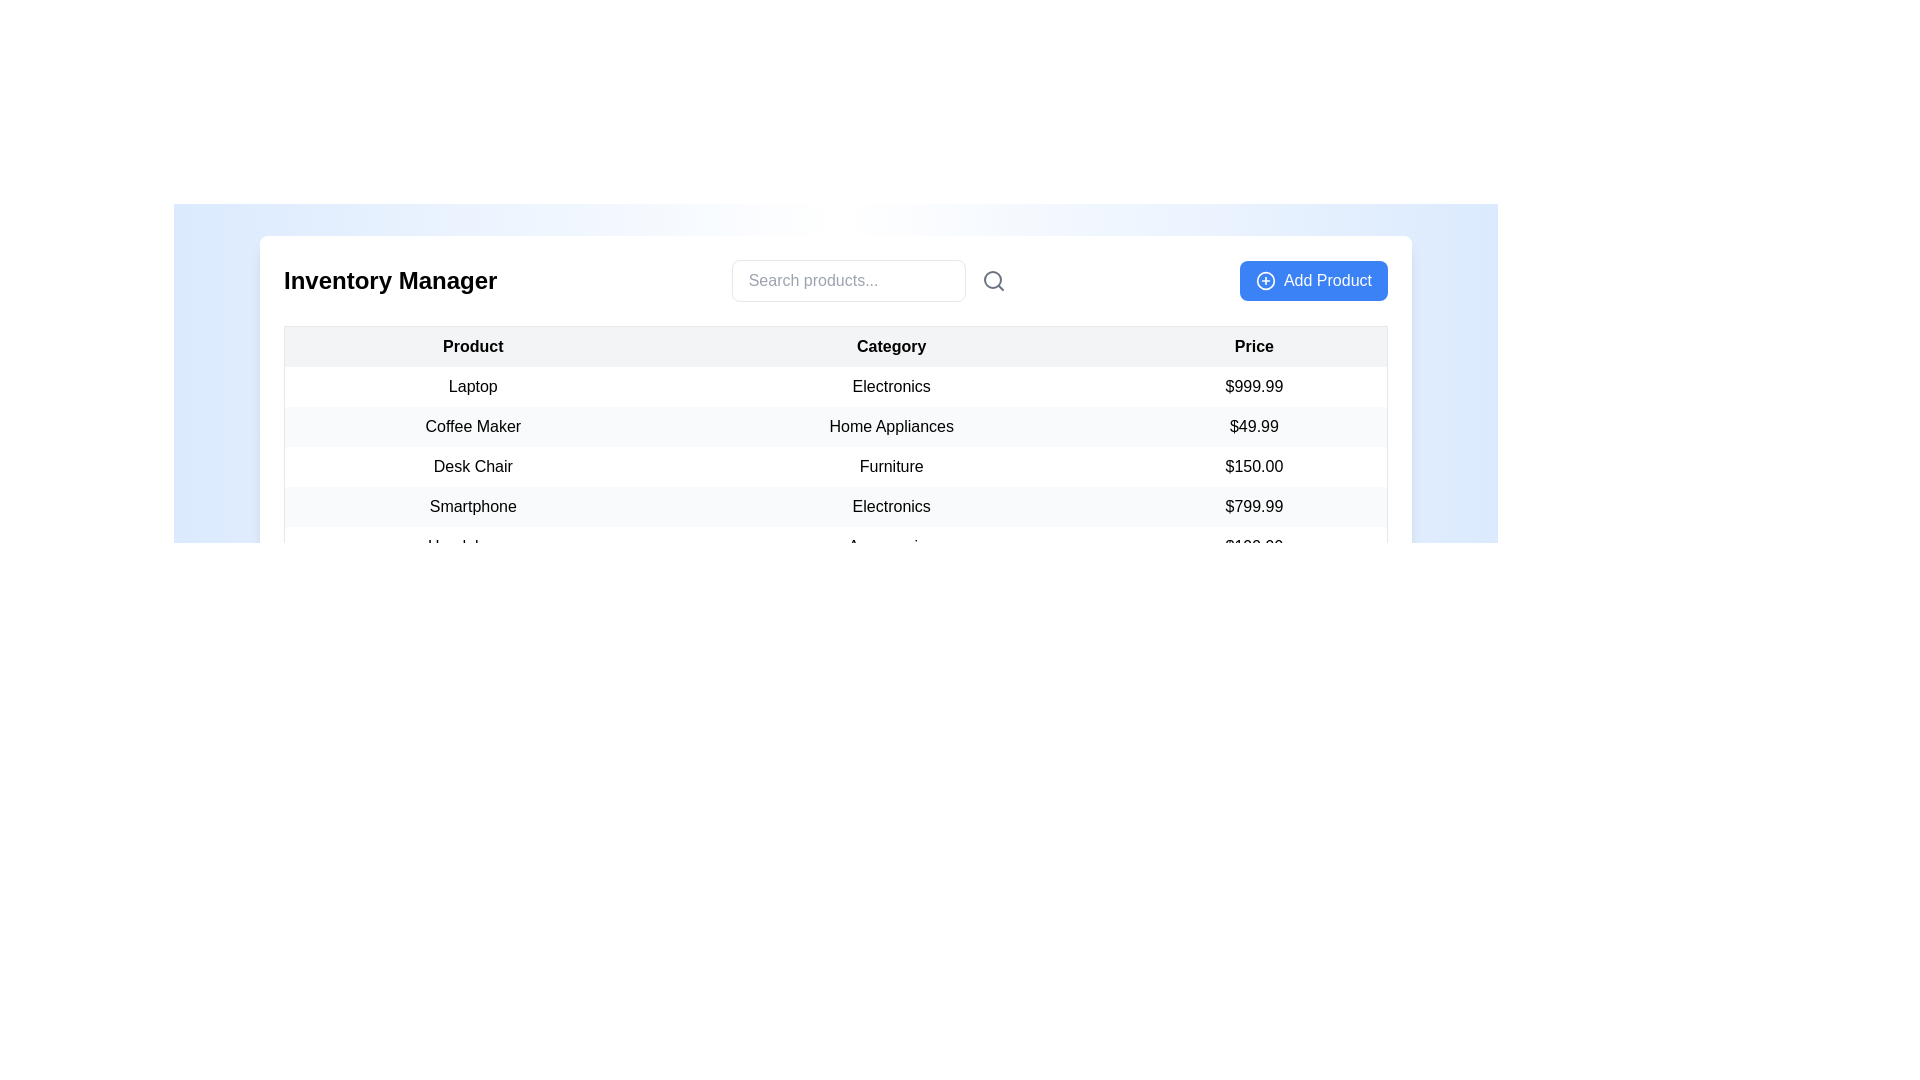  Describe the element at coordinates (835, 466) in the screenshot. I see `the third row of the inventory table, which is positioned between the 'Coffee Maker' and 'Smartphone' entries and spans the full width of the table` at that location.